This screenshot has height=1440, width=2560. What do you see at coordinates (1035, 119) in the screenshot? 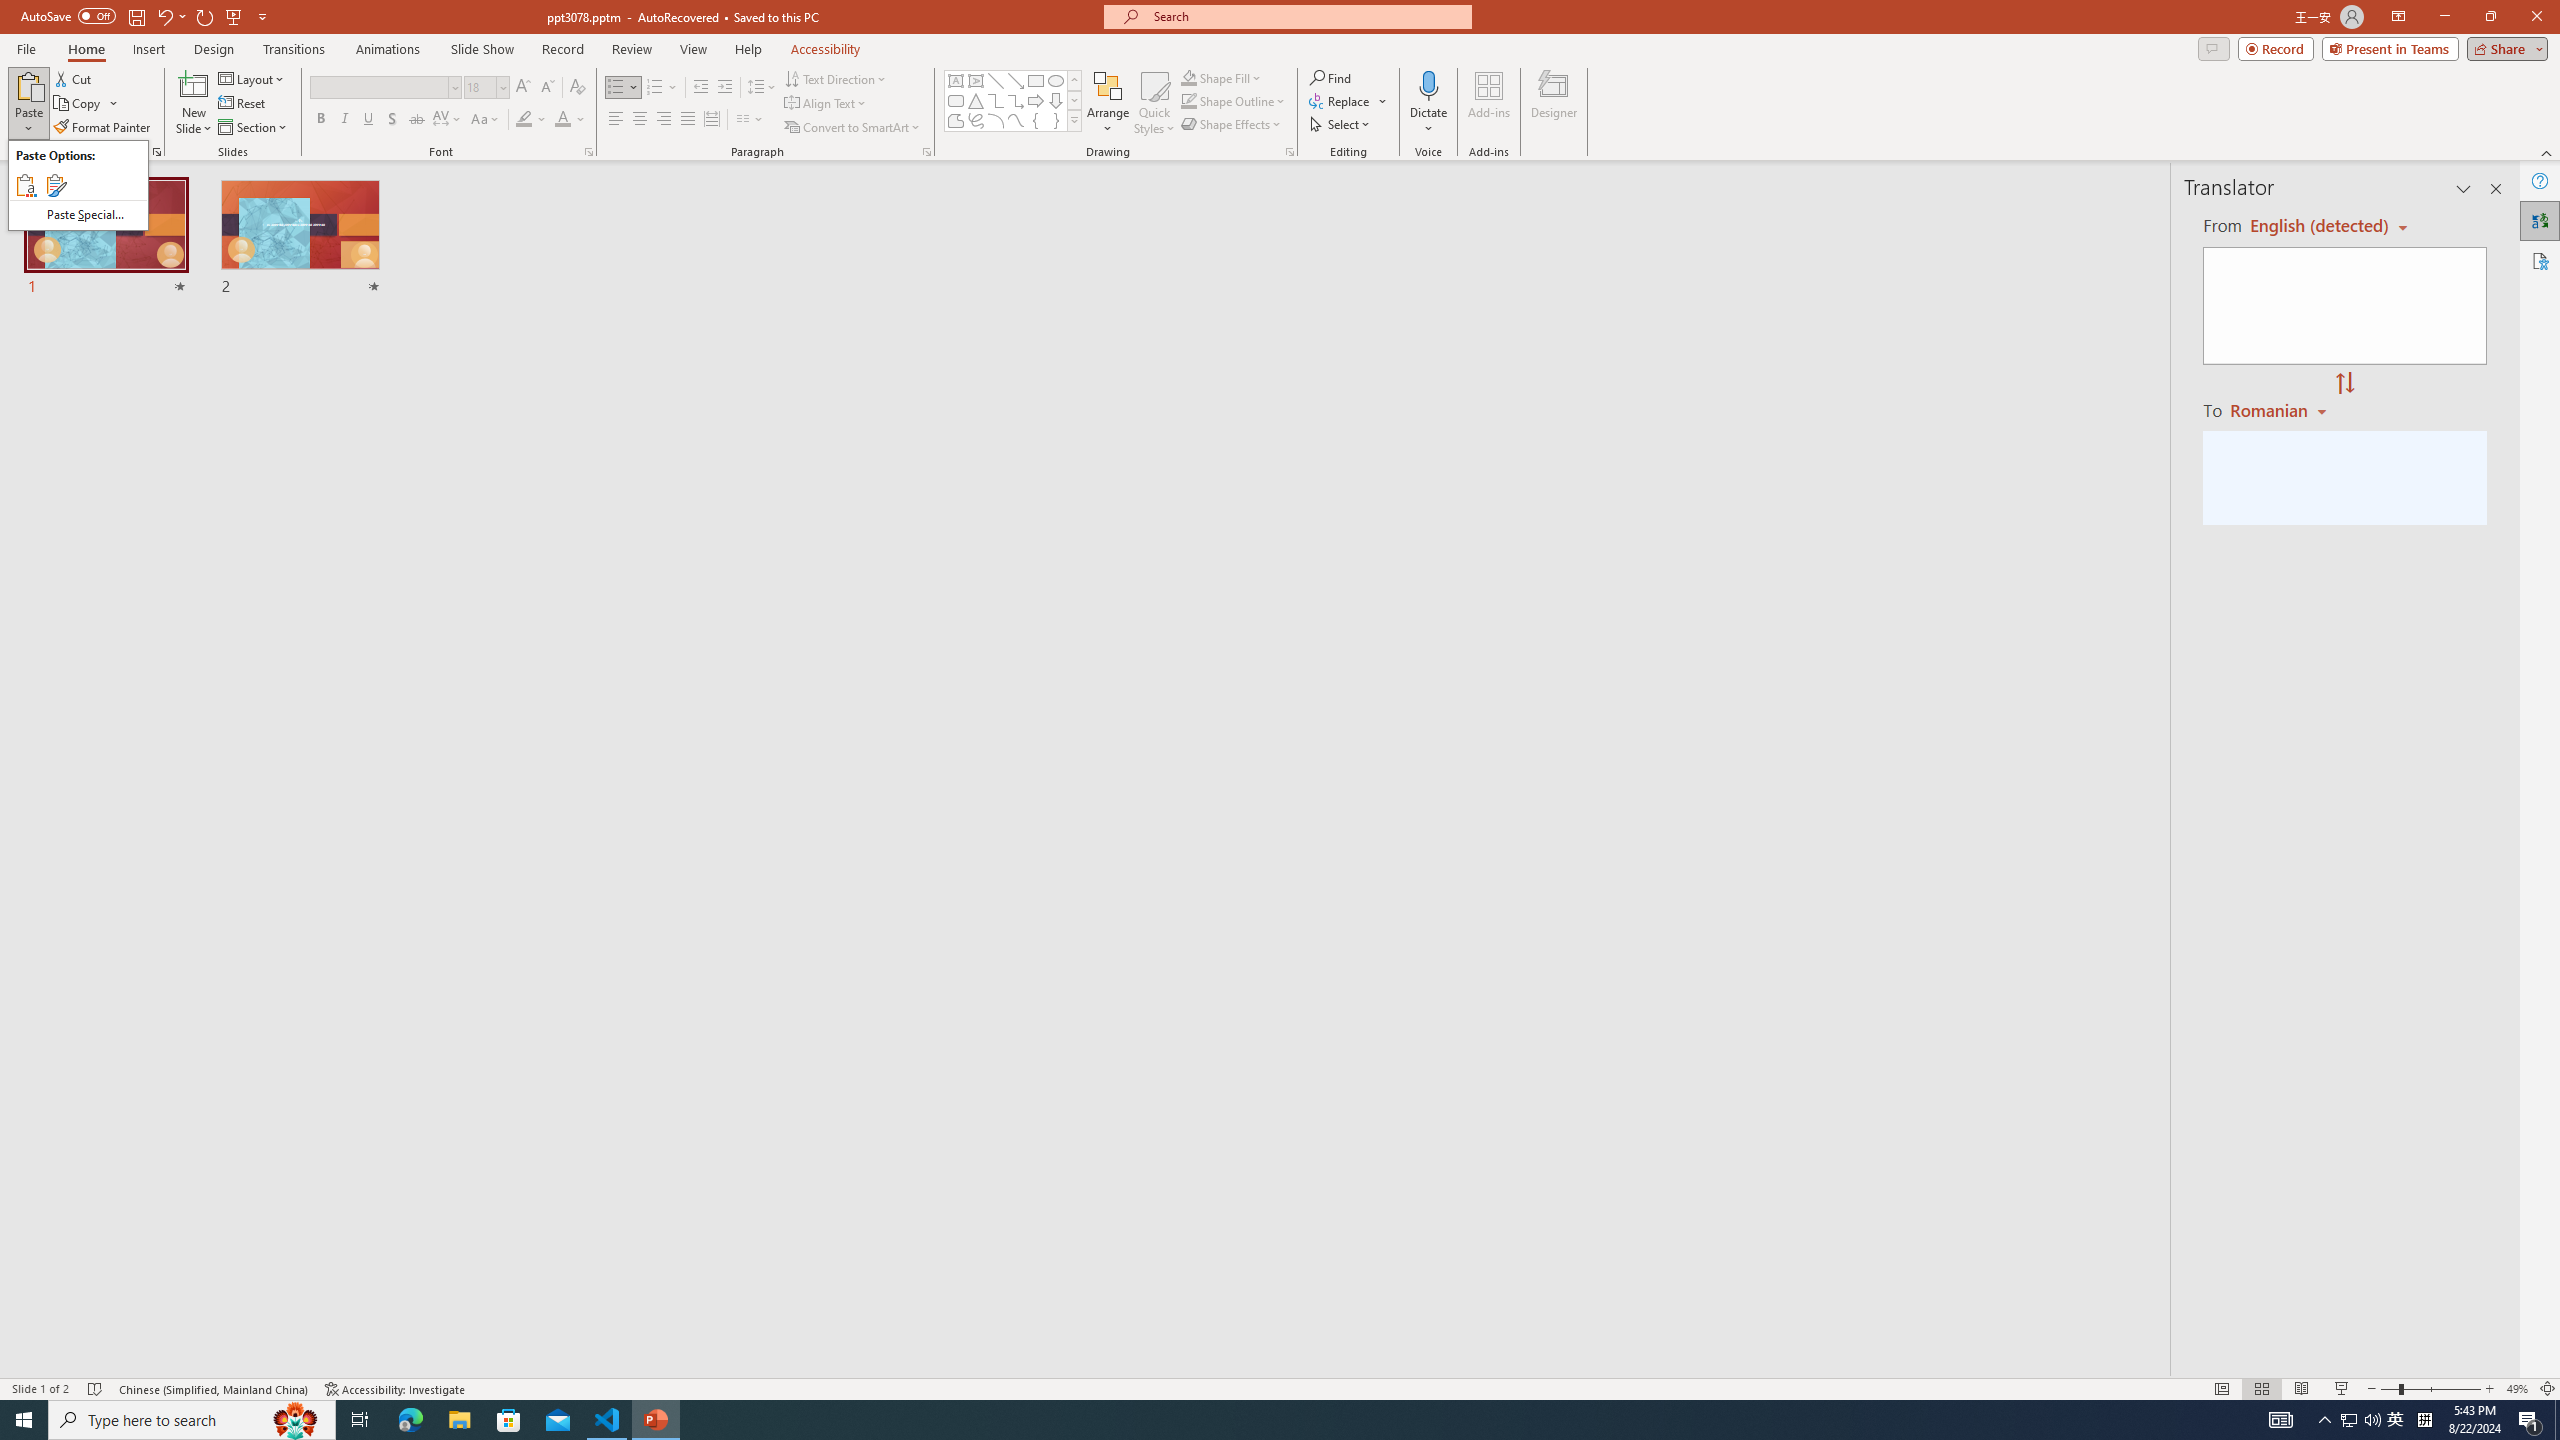
I see `'Left Brace'` at bounding box center [1035, 119].